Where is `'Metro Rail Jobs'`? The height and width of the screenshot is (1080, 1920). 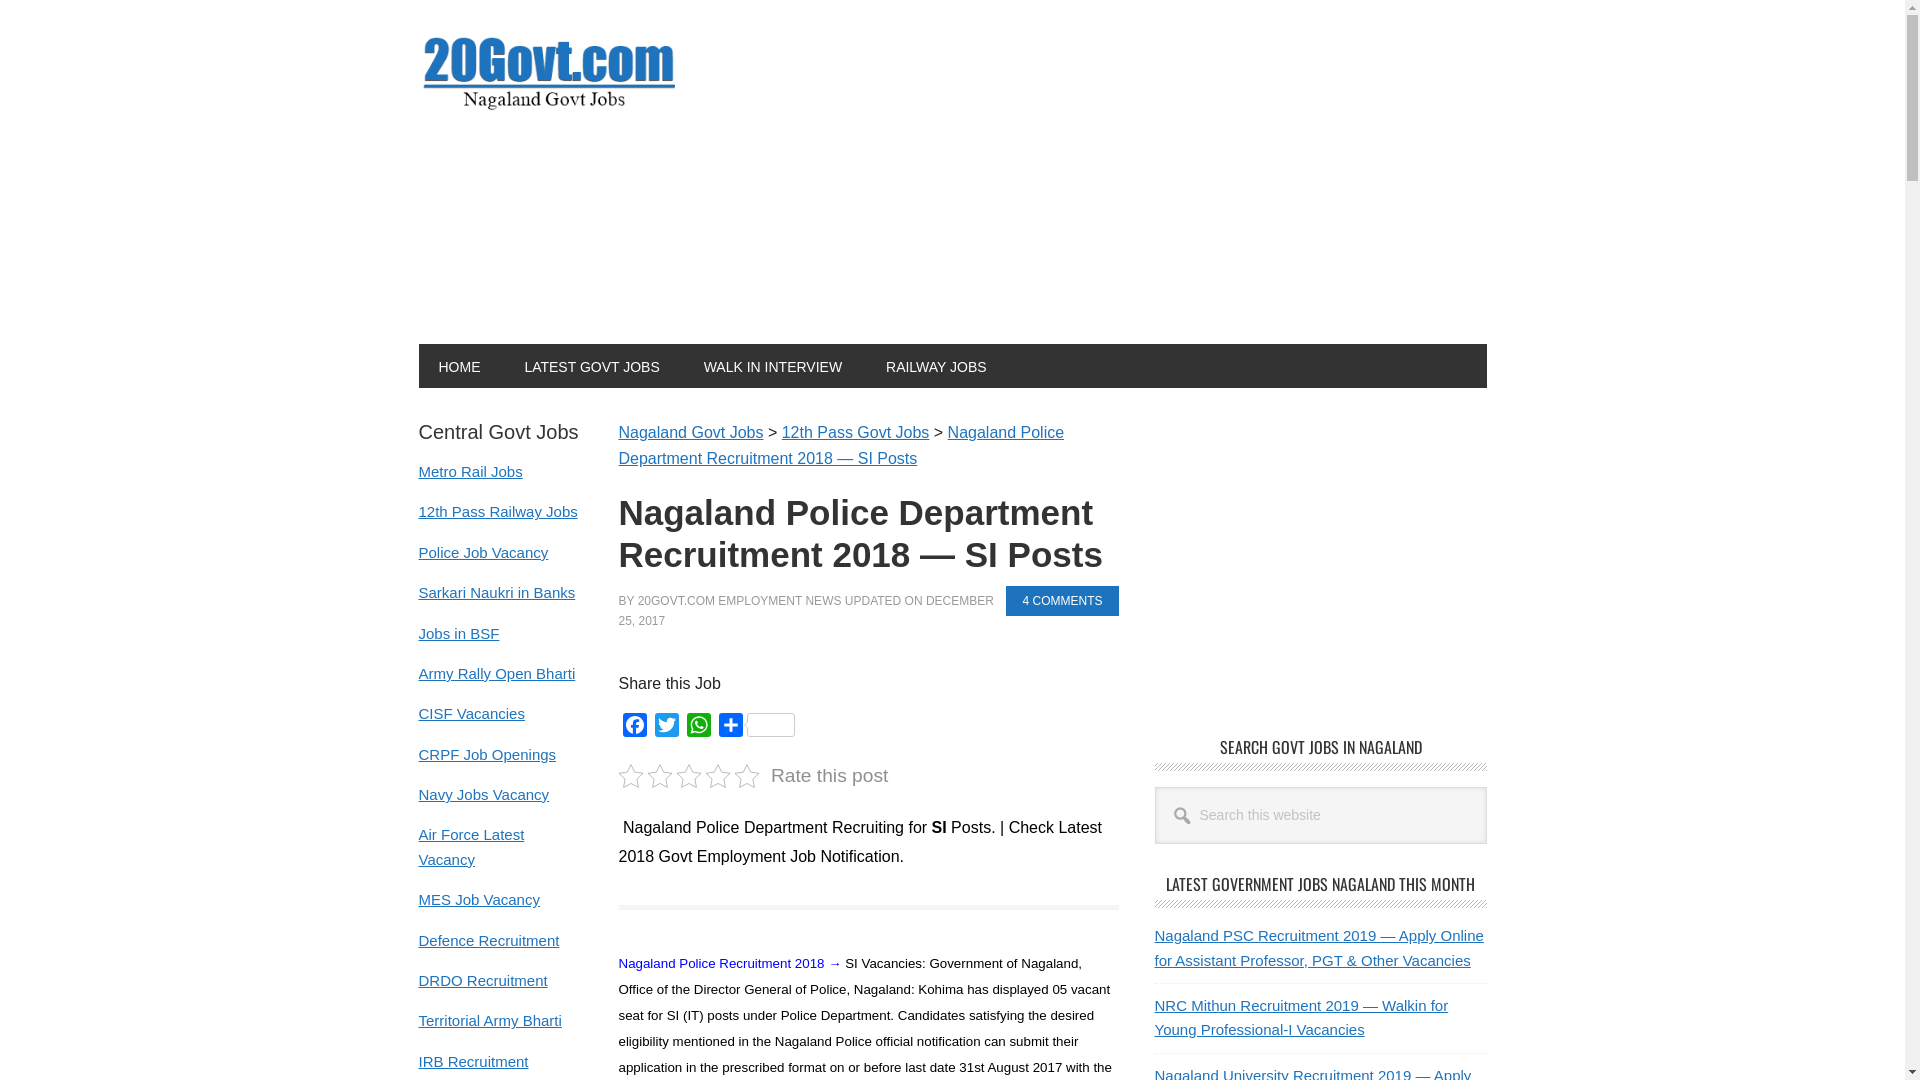 'Metro Rail Jobs' is located at coordinates (469, 471).